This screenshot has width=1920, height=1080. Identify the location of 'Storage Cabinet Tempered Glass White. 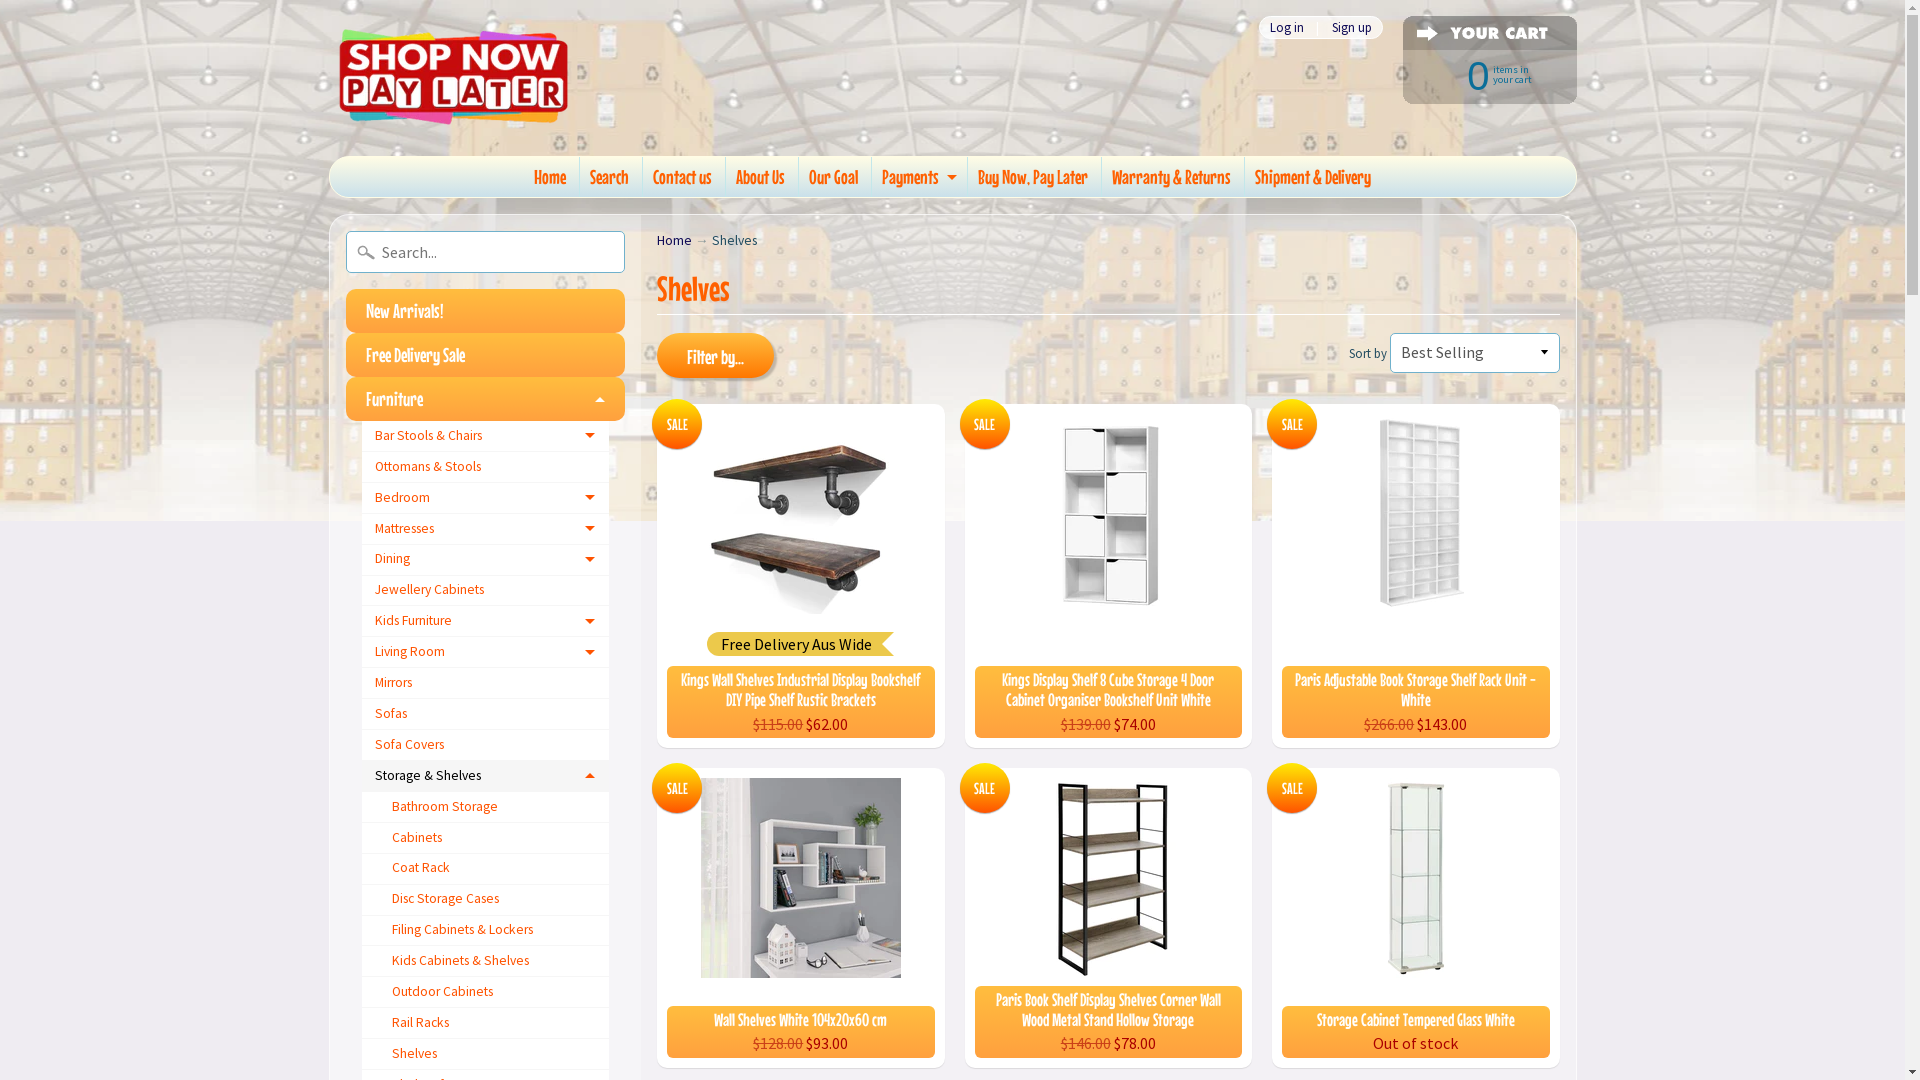
(1415, 918).